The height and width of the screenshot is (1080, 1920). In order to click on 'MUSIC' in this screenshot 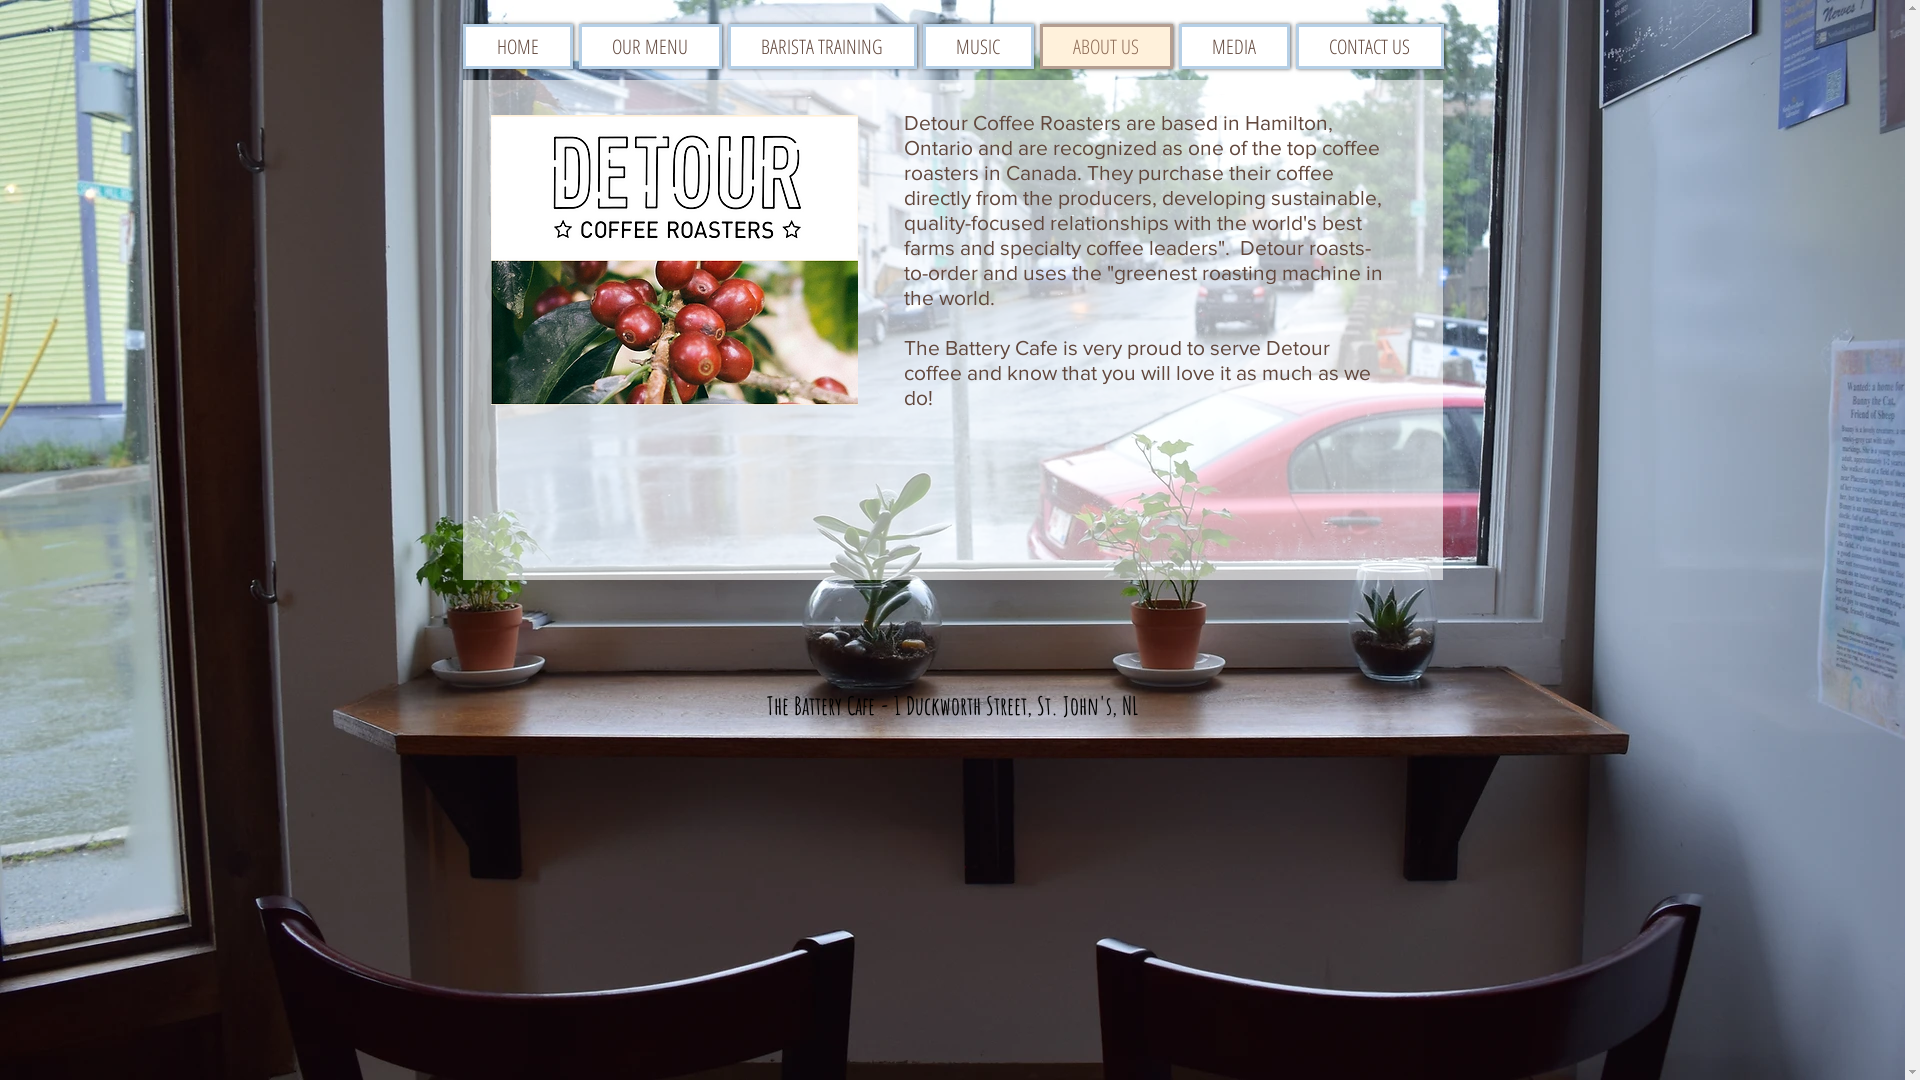, I will do `click(977, 45)`.